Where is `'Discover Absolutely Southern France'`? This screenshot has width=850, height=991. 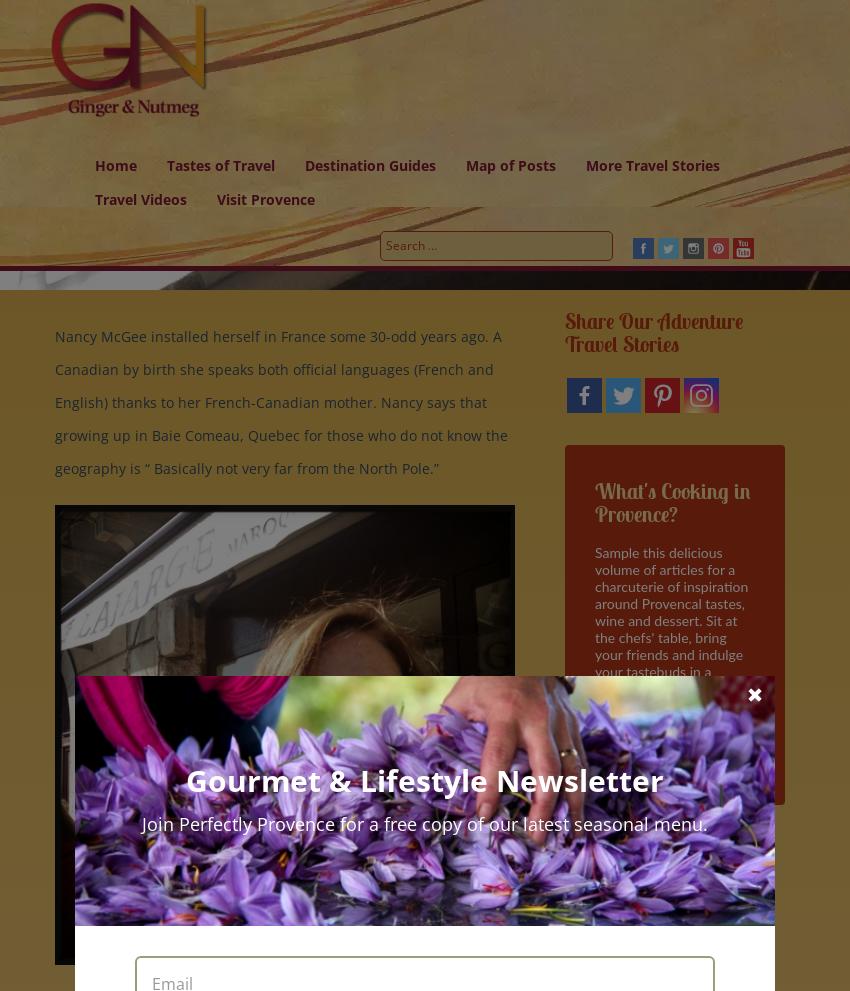
'Discover Absolutely Southern France' is located at coordinates (382, 211).